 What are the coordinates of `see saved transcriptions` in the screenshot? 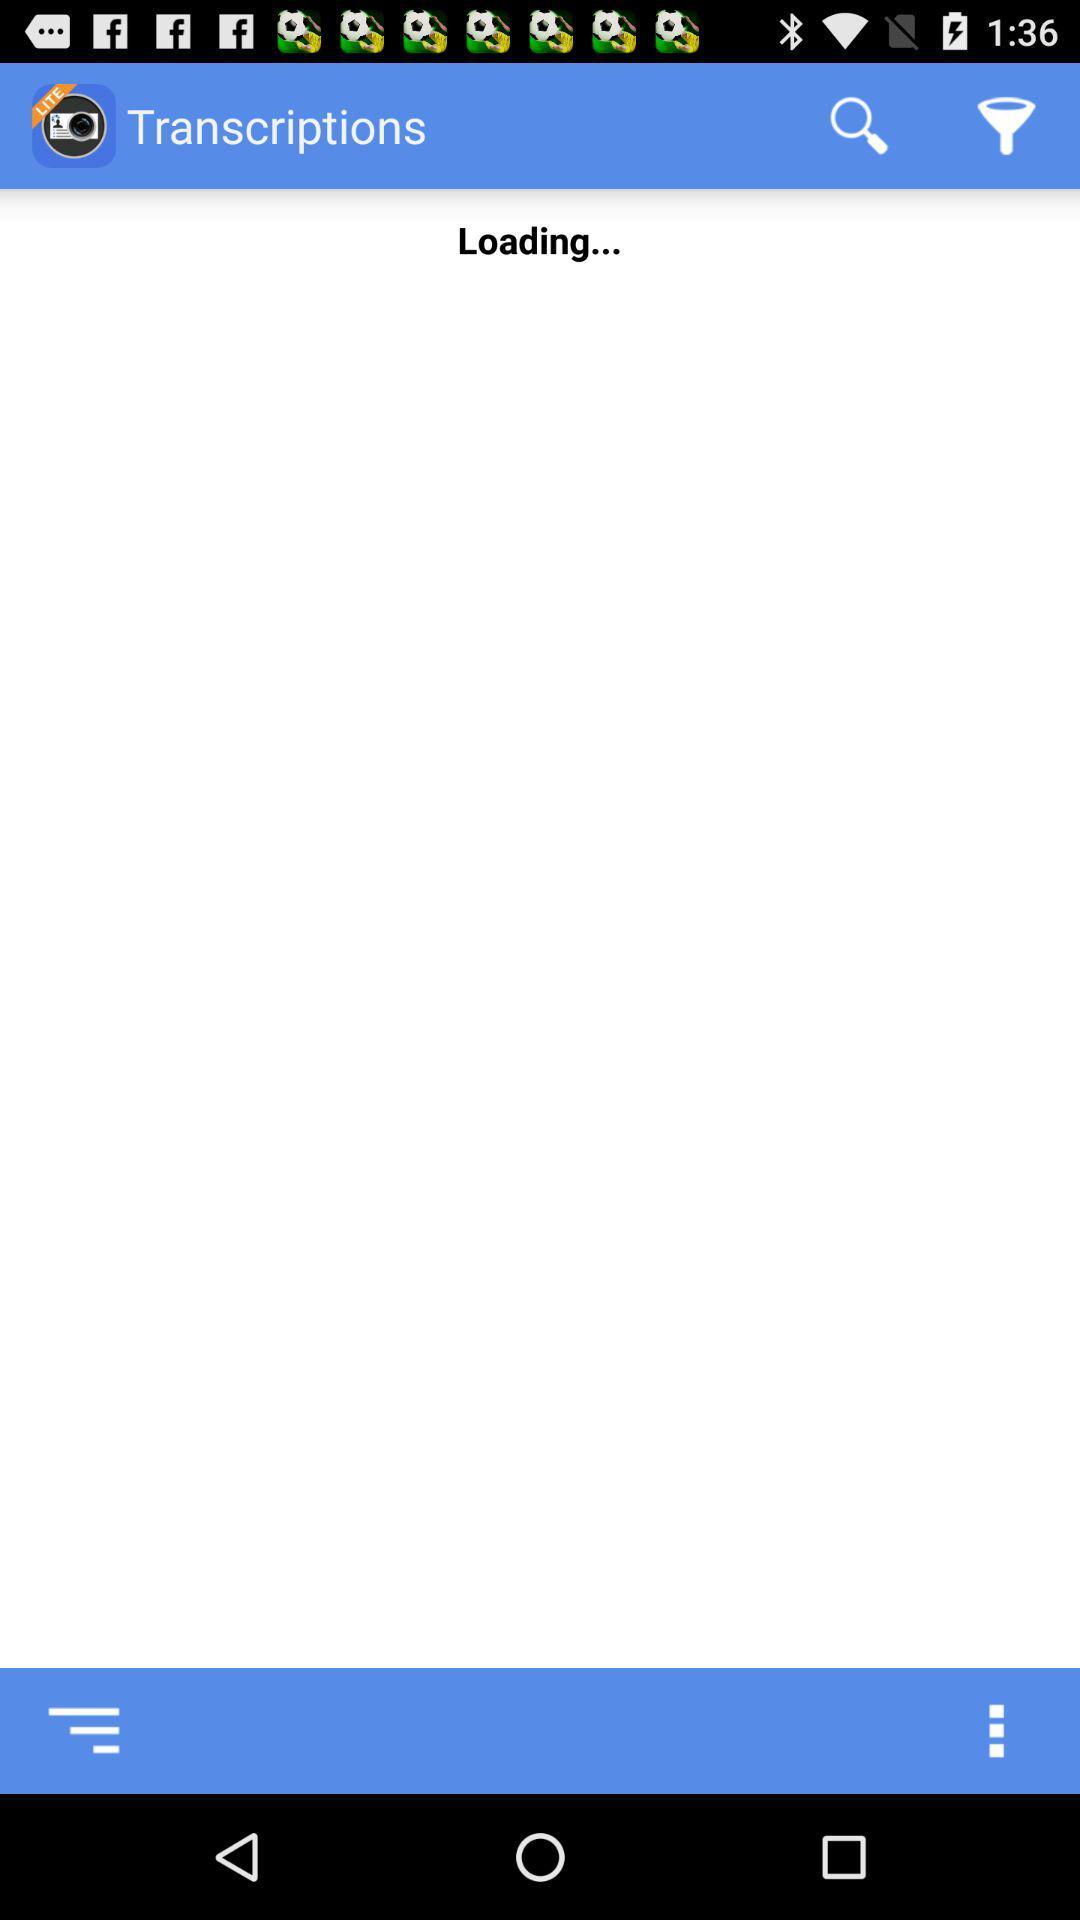 It's located at (61, 1730).